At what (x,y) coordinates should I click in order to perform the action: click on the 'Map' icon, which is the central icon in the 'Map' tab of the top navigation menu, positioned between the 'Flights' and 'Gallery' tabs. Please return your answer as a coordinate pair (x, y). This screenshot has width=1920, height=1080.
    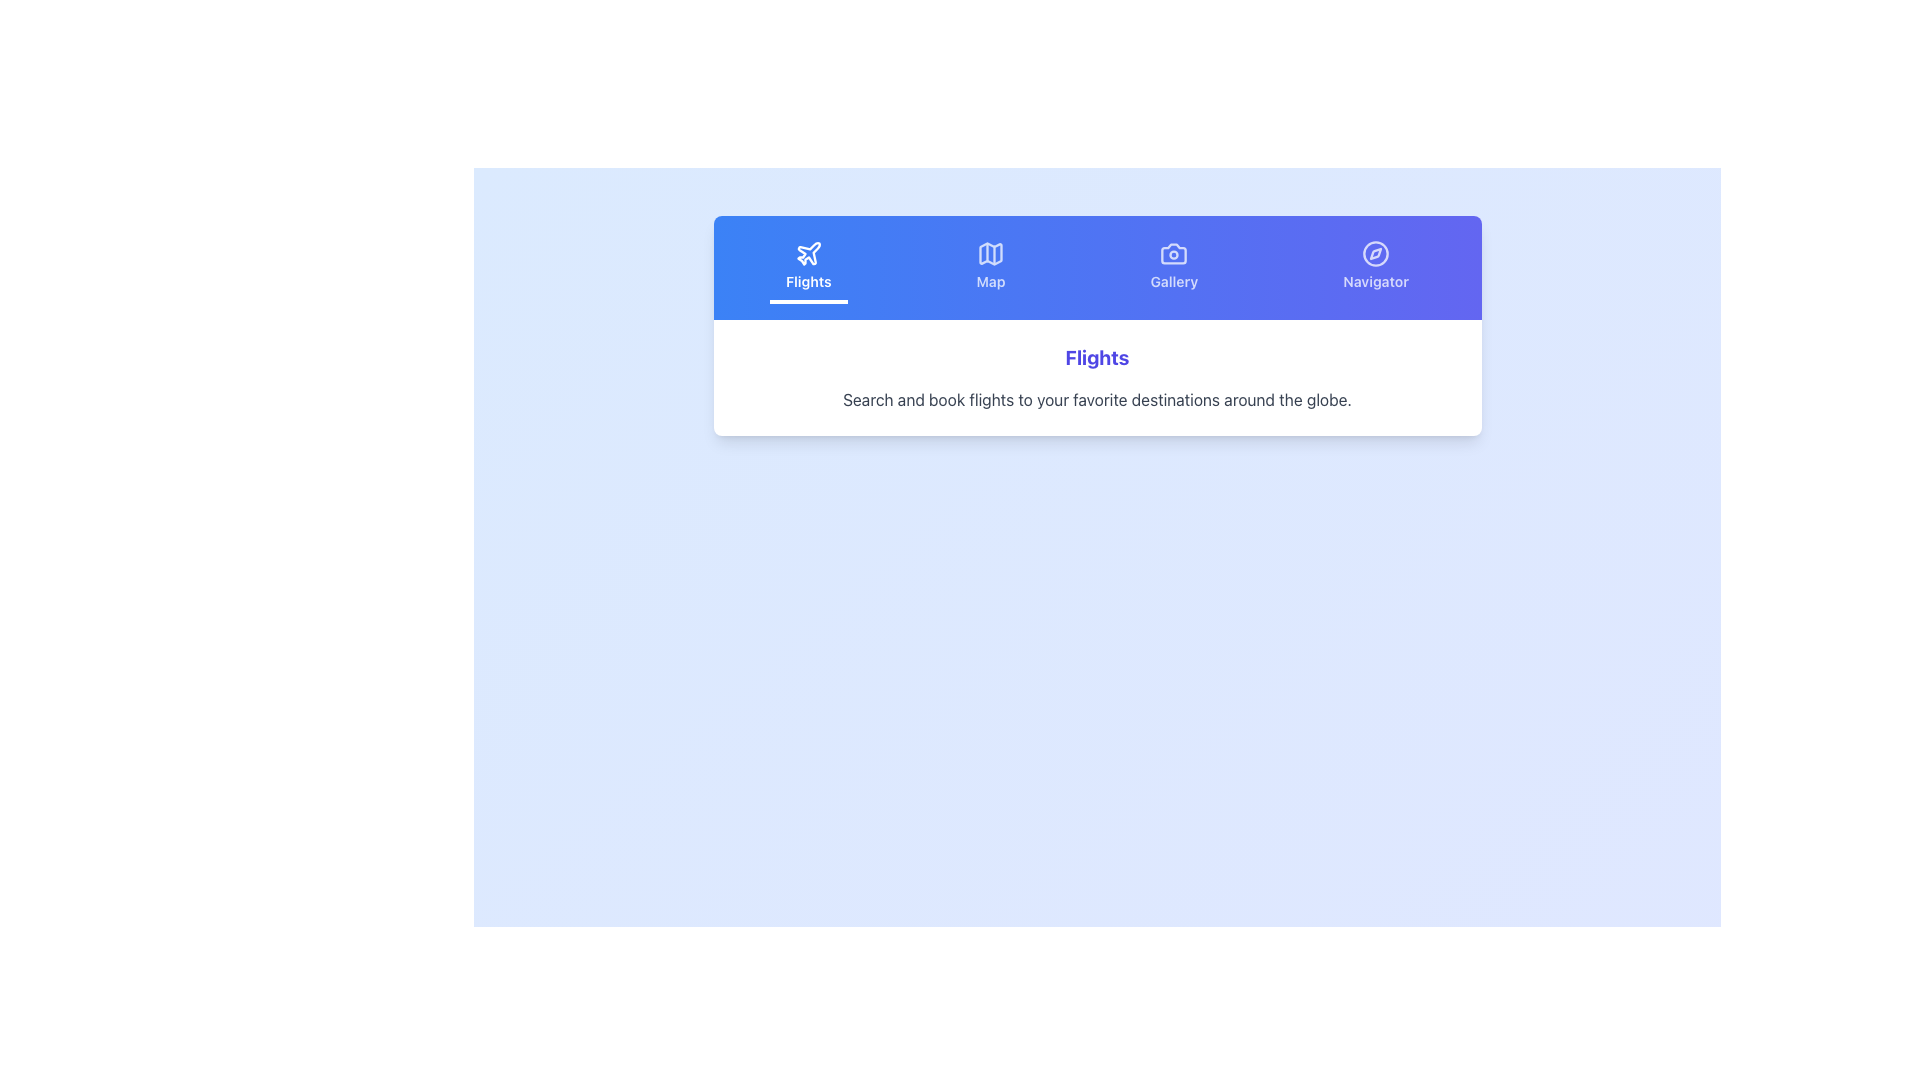
    Looking at the image, I should click on (991, 253).